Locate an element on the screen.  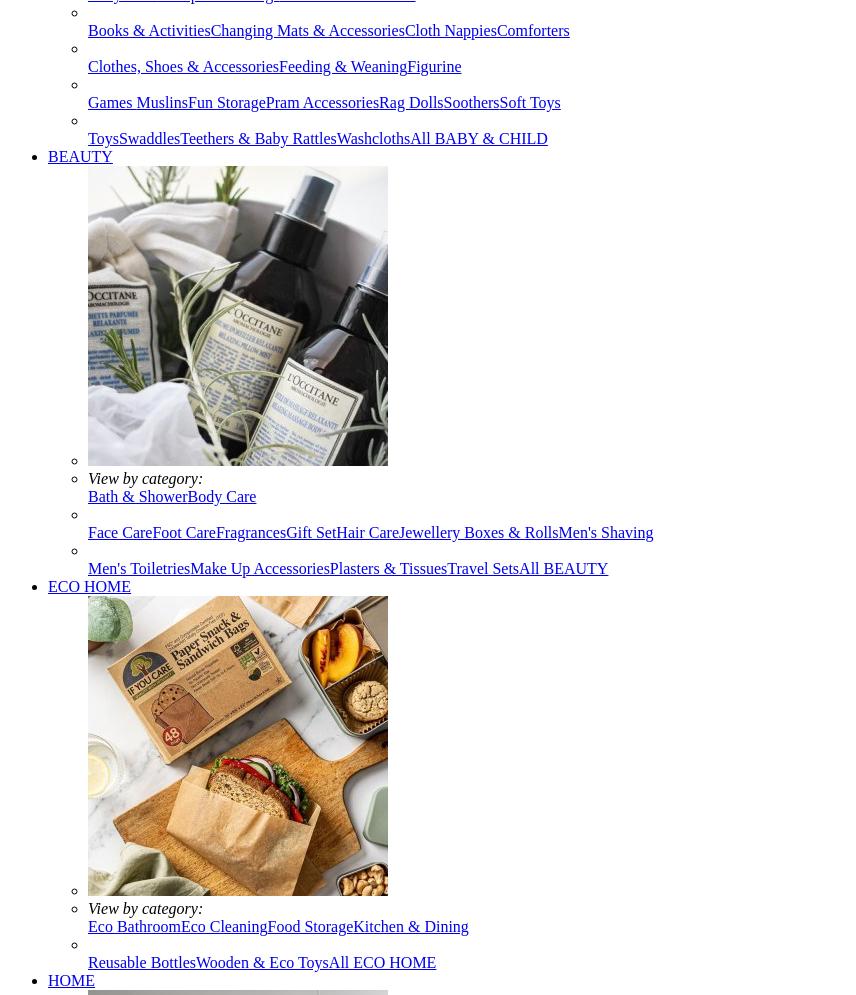
'Cloth Nappies' is located at coordinates (449, 30).